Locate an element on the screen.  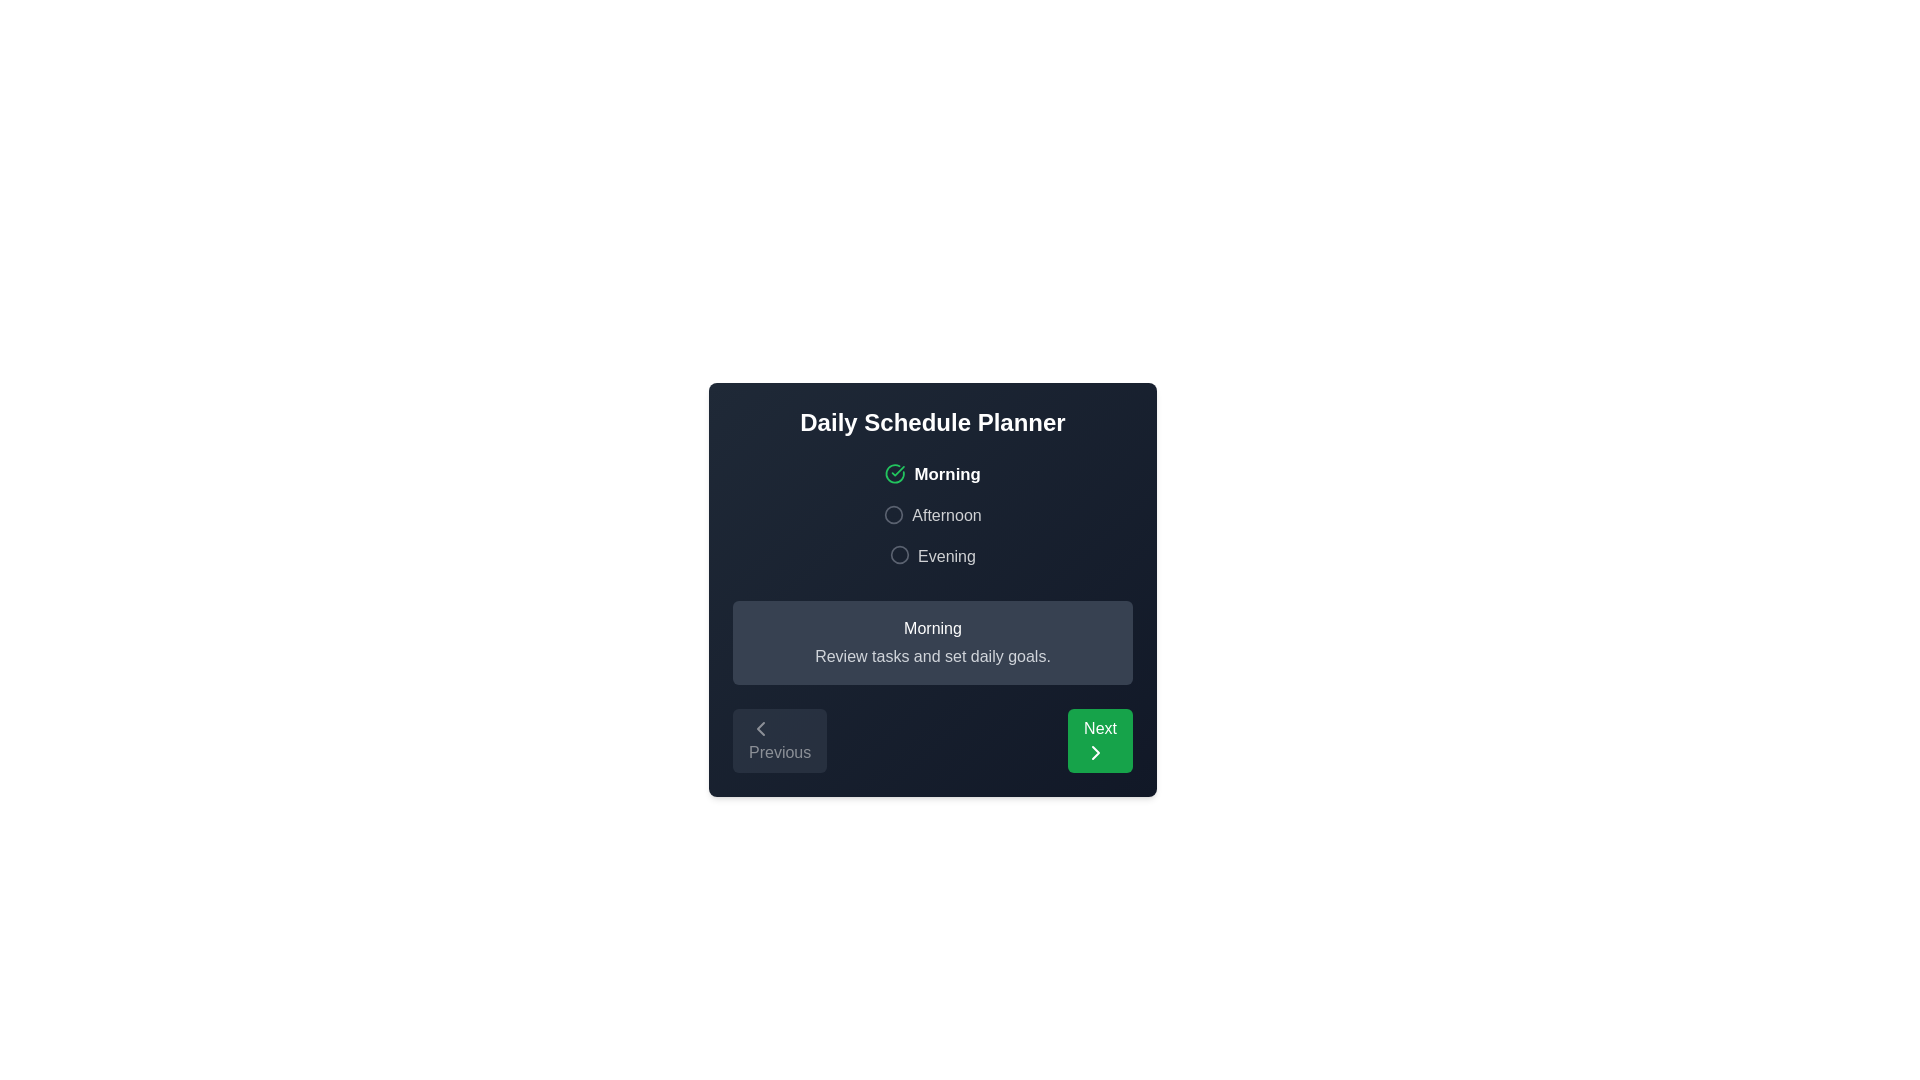
the Informational text block with a gray background and bold title 'Morning', which contains the text 'Review tasks and set daily goals.' positioned below the 'Morning' option in the Daily Schedule Planner is located at coordinates (931, 643).